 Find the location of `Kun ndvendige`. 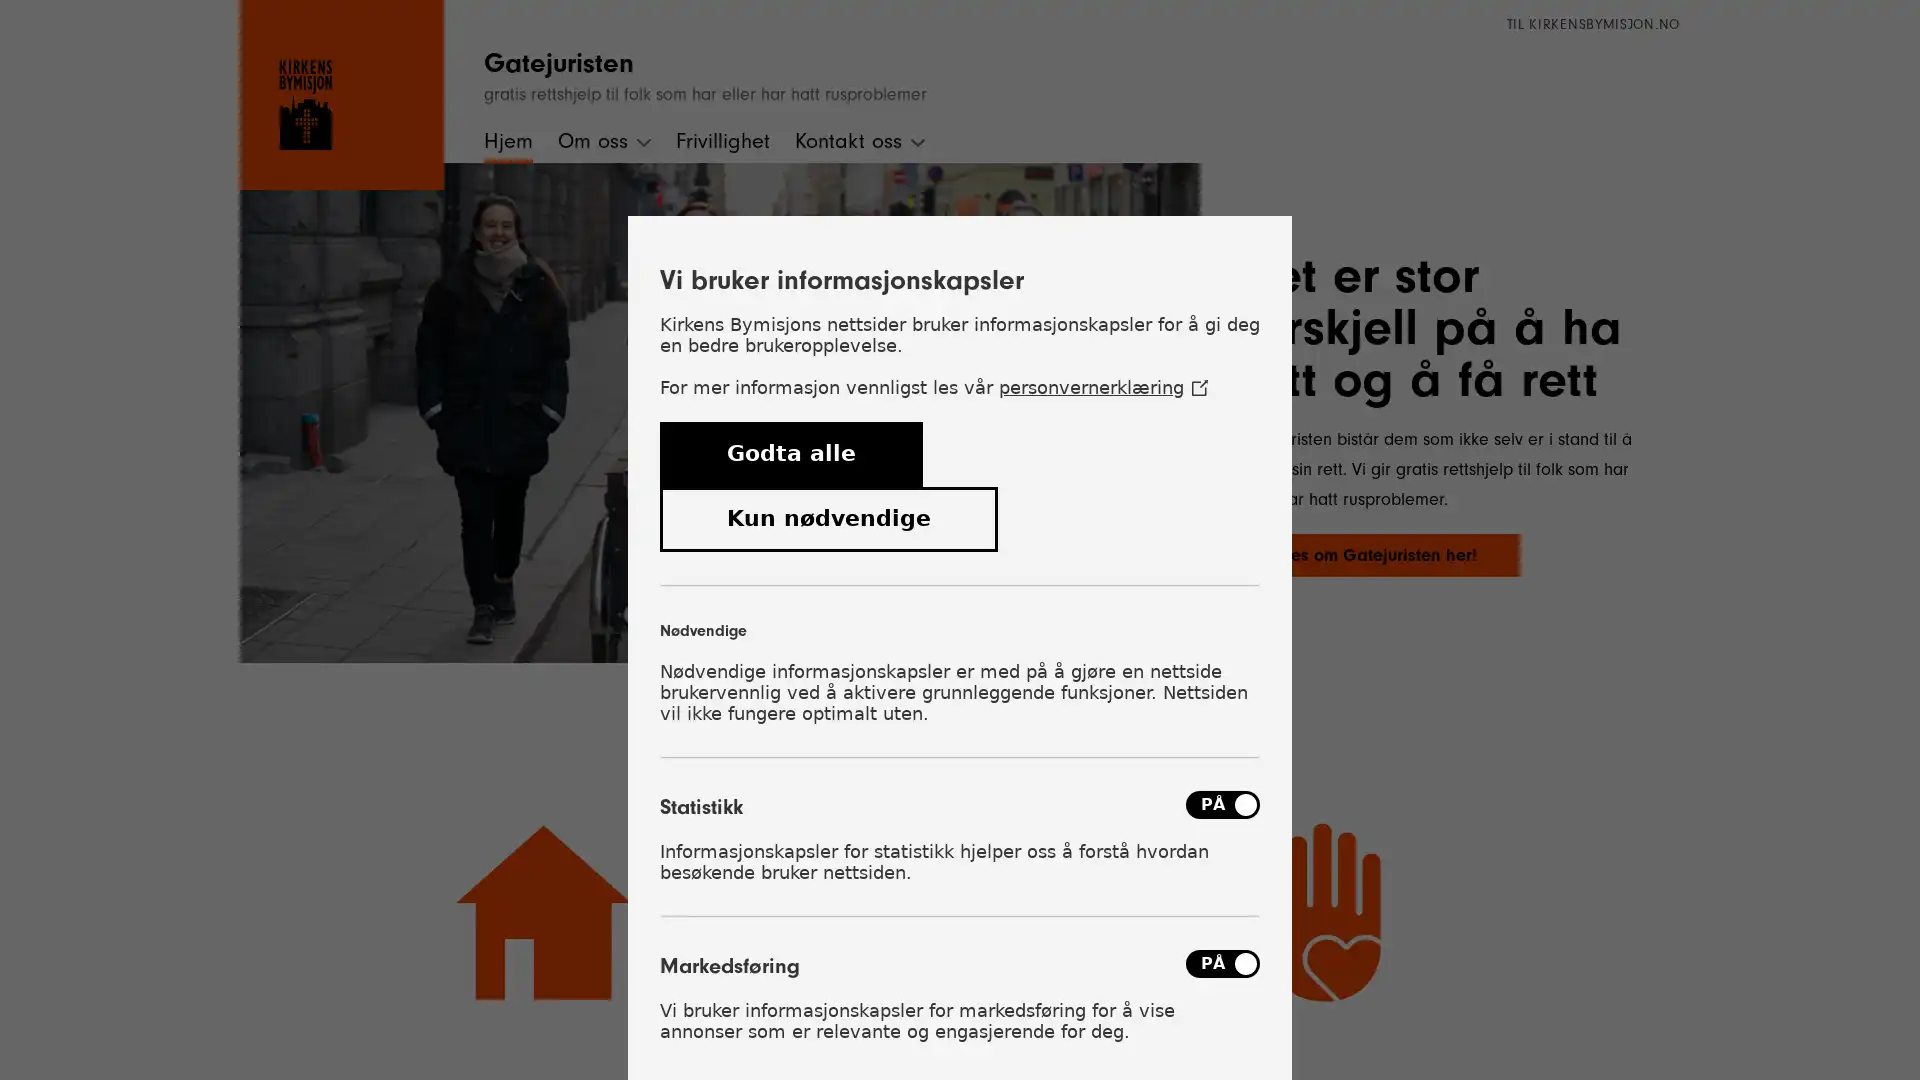

Kun ndvendige is located at coordinates (829, 518).